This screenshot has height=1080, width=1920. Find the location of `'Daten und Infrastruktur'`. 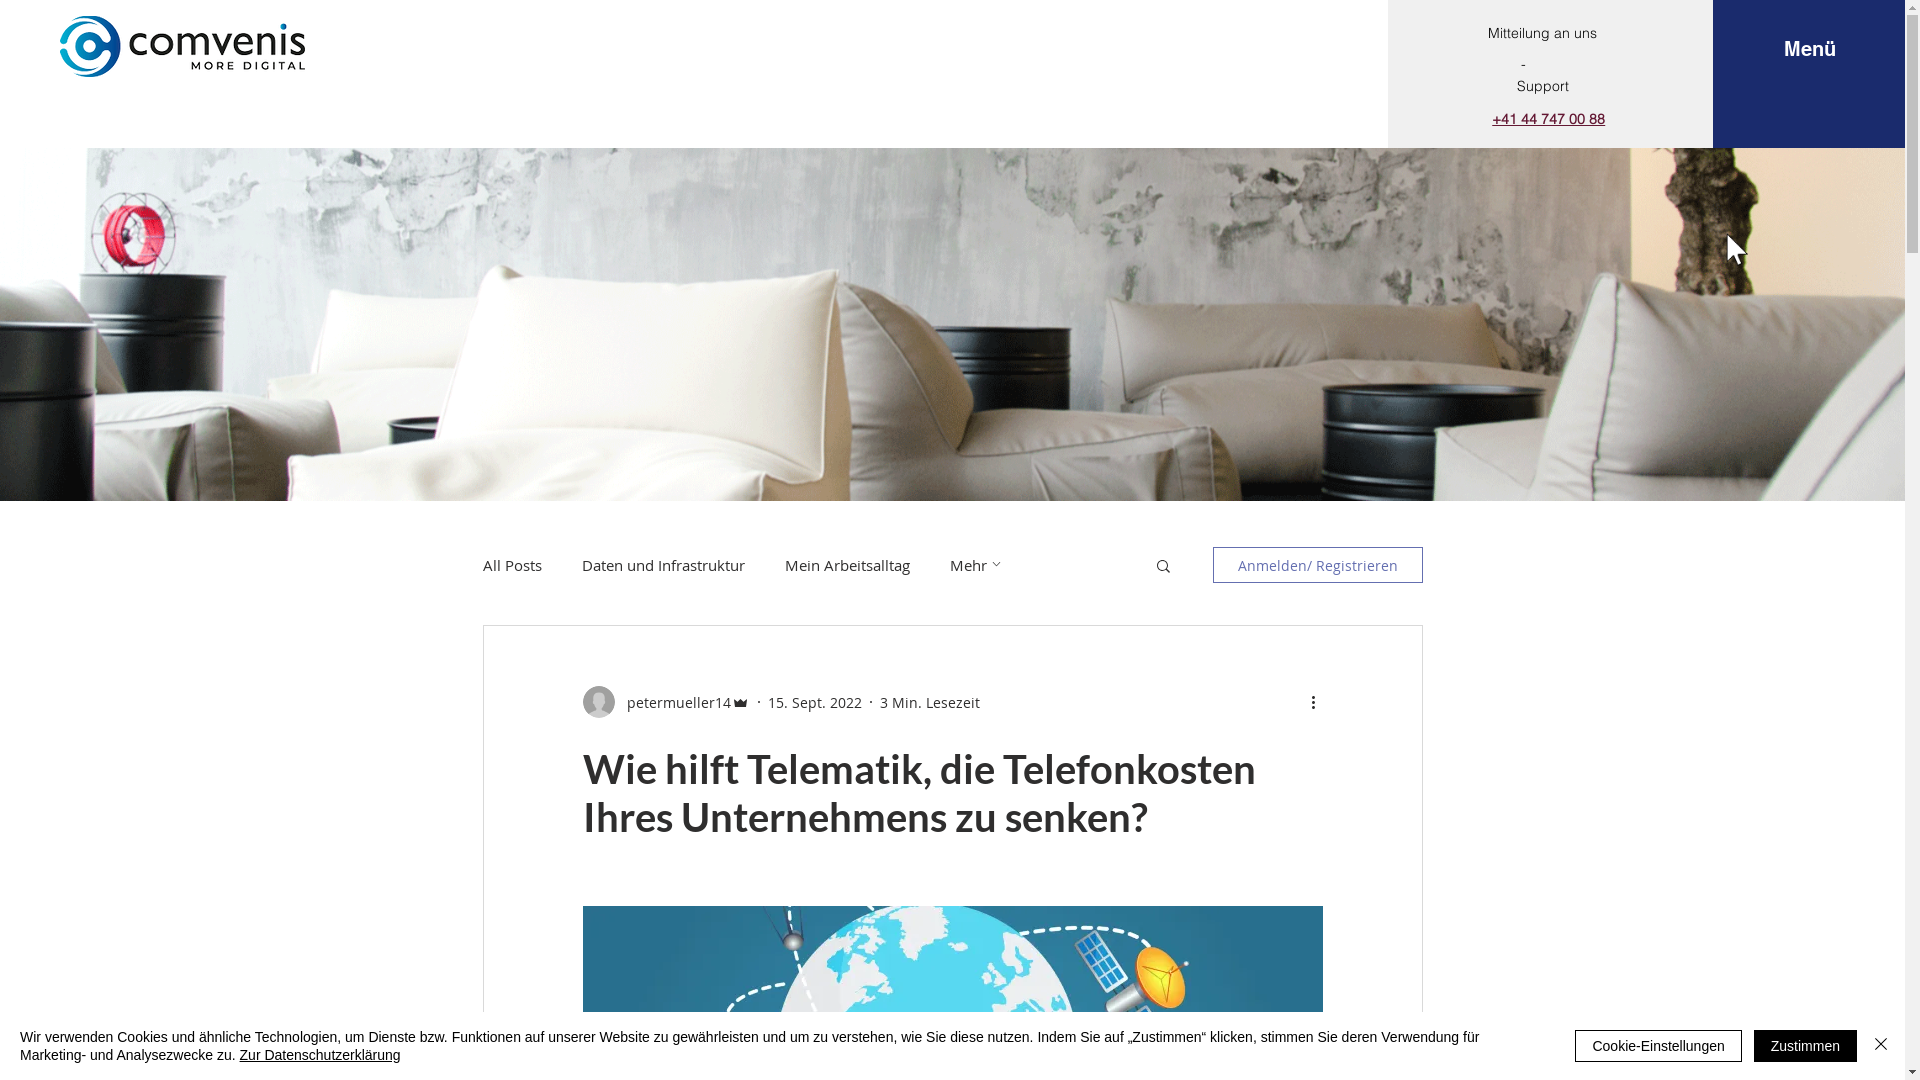

'Daten und Infrastruktur' is located at coordinates (663, 564).